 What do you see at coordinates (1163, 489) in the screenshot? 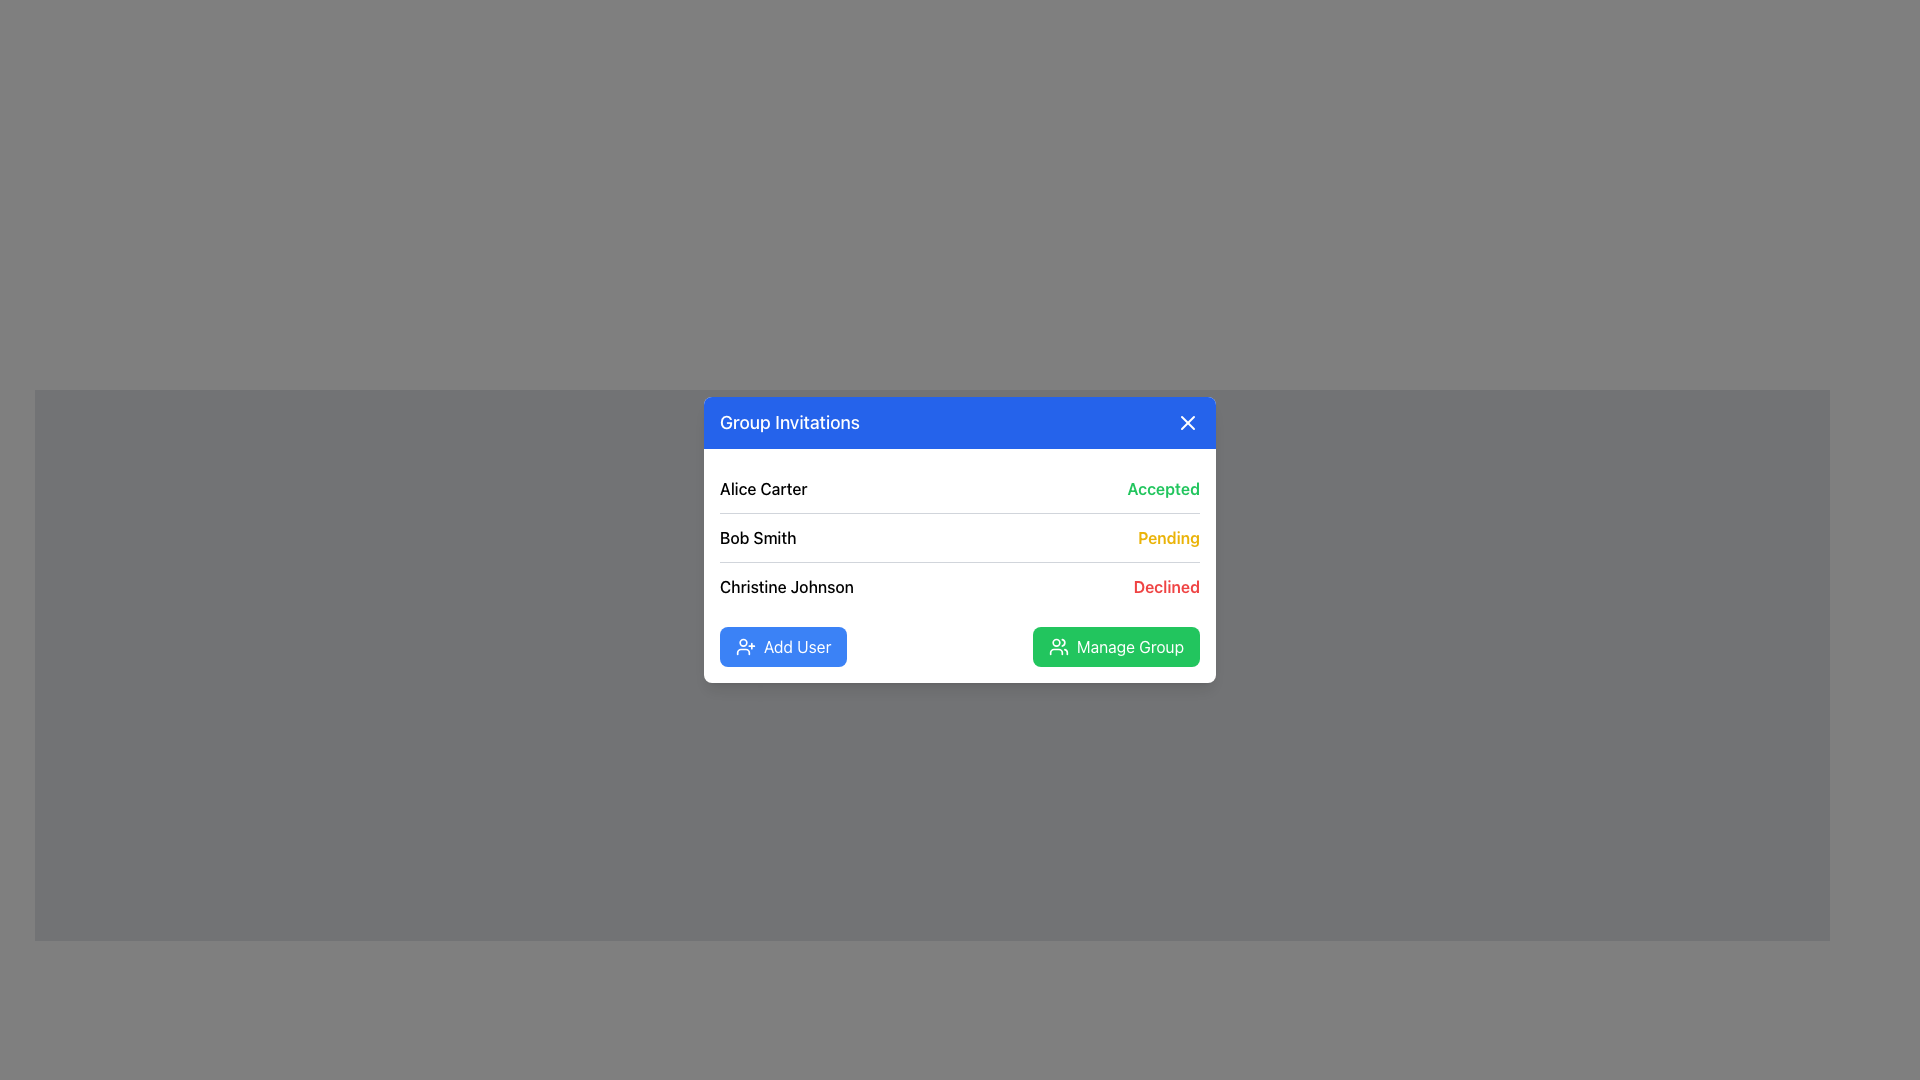
I see `the styled text label displaying 'Accepted' in green, located in the user invitation panel within the modal titled 'Group Invitations'` at bounding box center [1163, 489].